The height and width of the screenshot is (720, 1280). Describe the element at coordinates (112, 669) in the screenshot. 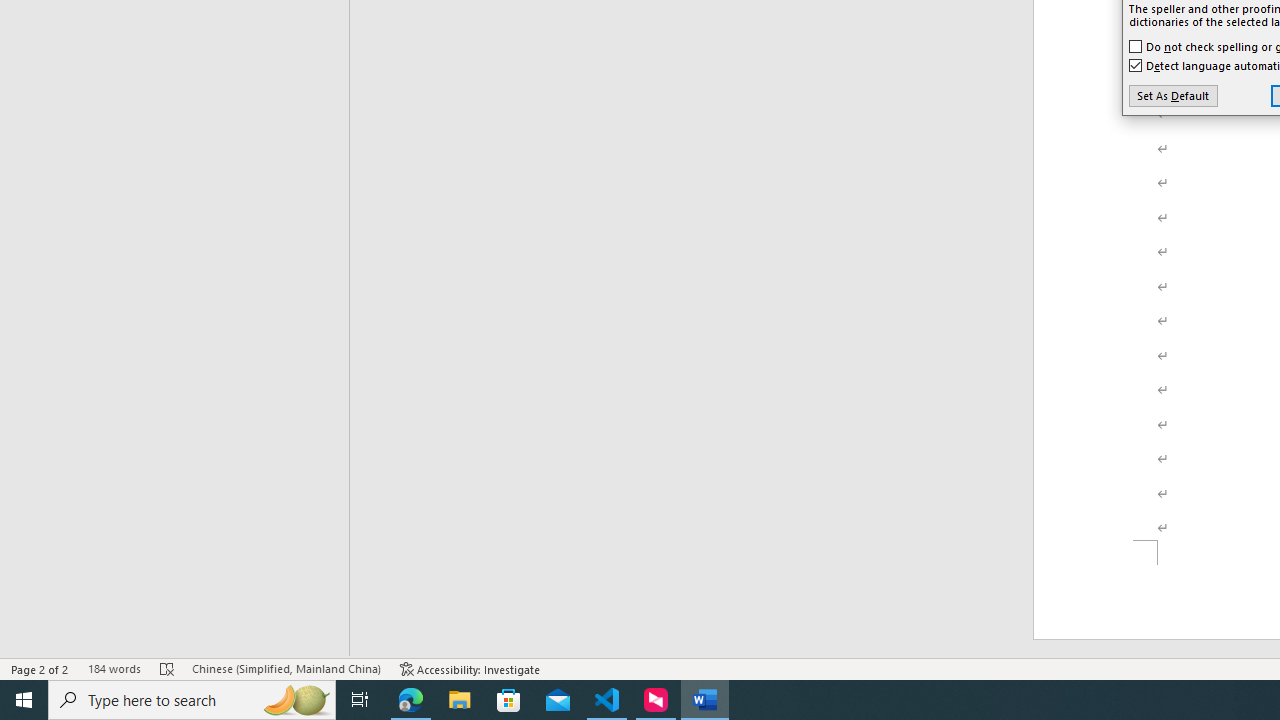

I see `'Word Count 184 words'` at that location.